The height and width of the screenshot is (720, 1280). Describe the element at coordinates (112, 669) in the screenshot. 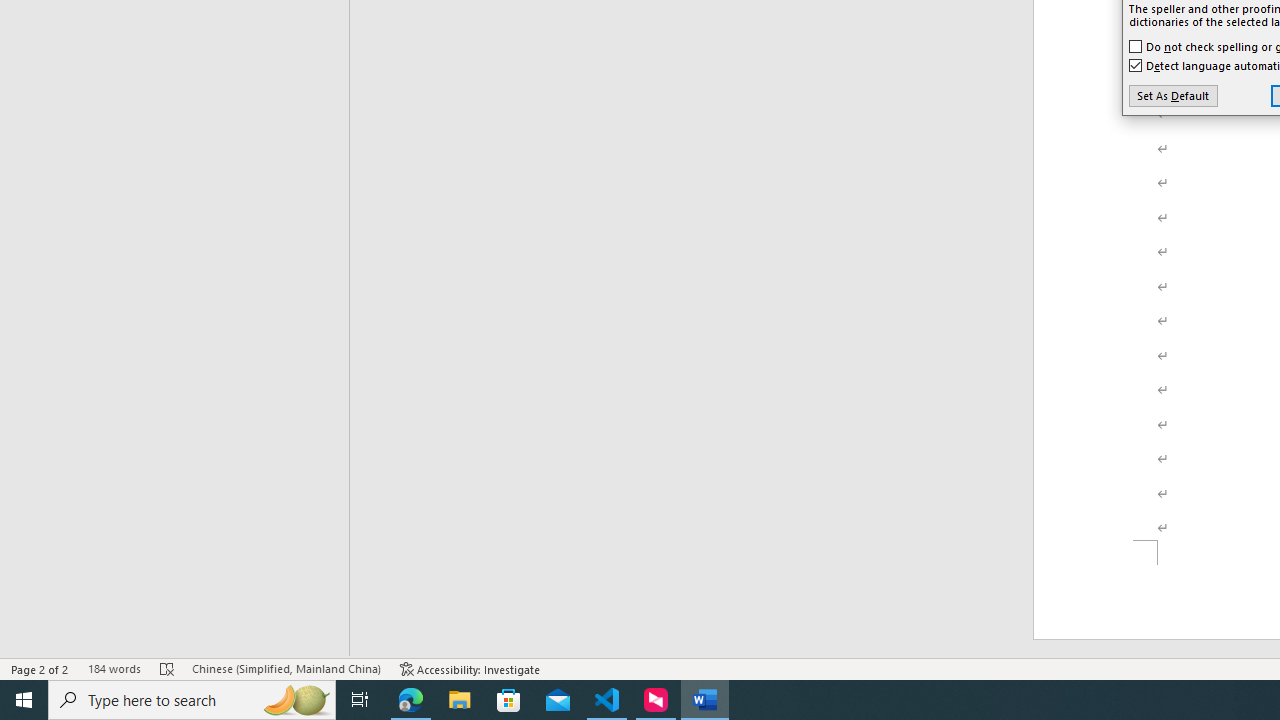

I see `'Word Count 184 words'` at that location.